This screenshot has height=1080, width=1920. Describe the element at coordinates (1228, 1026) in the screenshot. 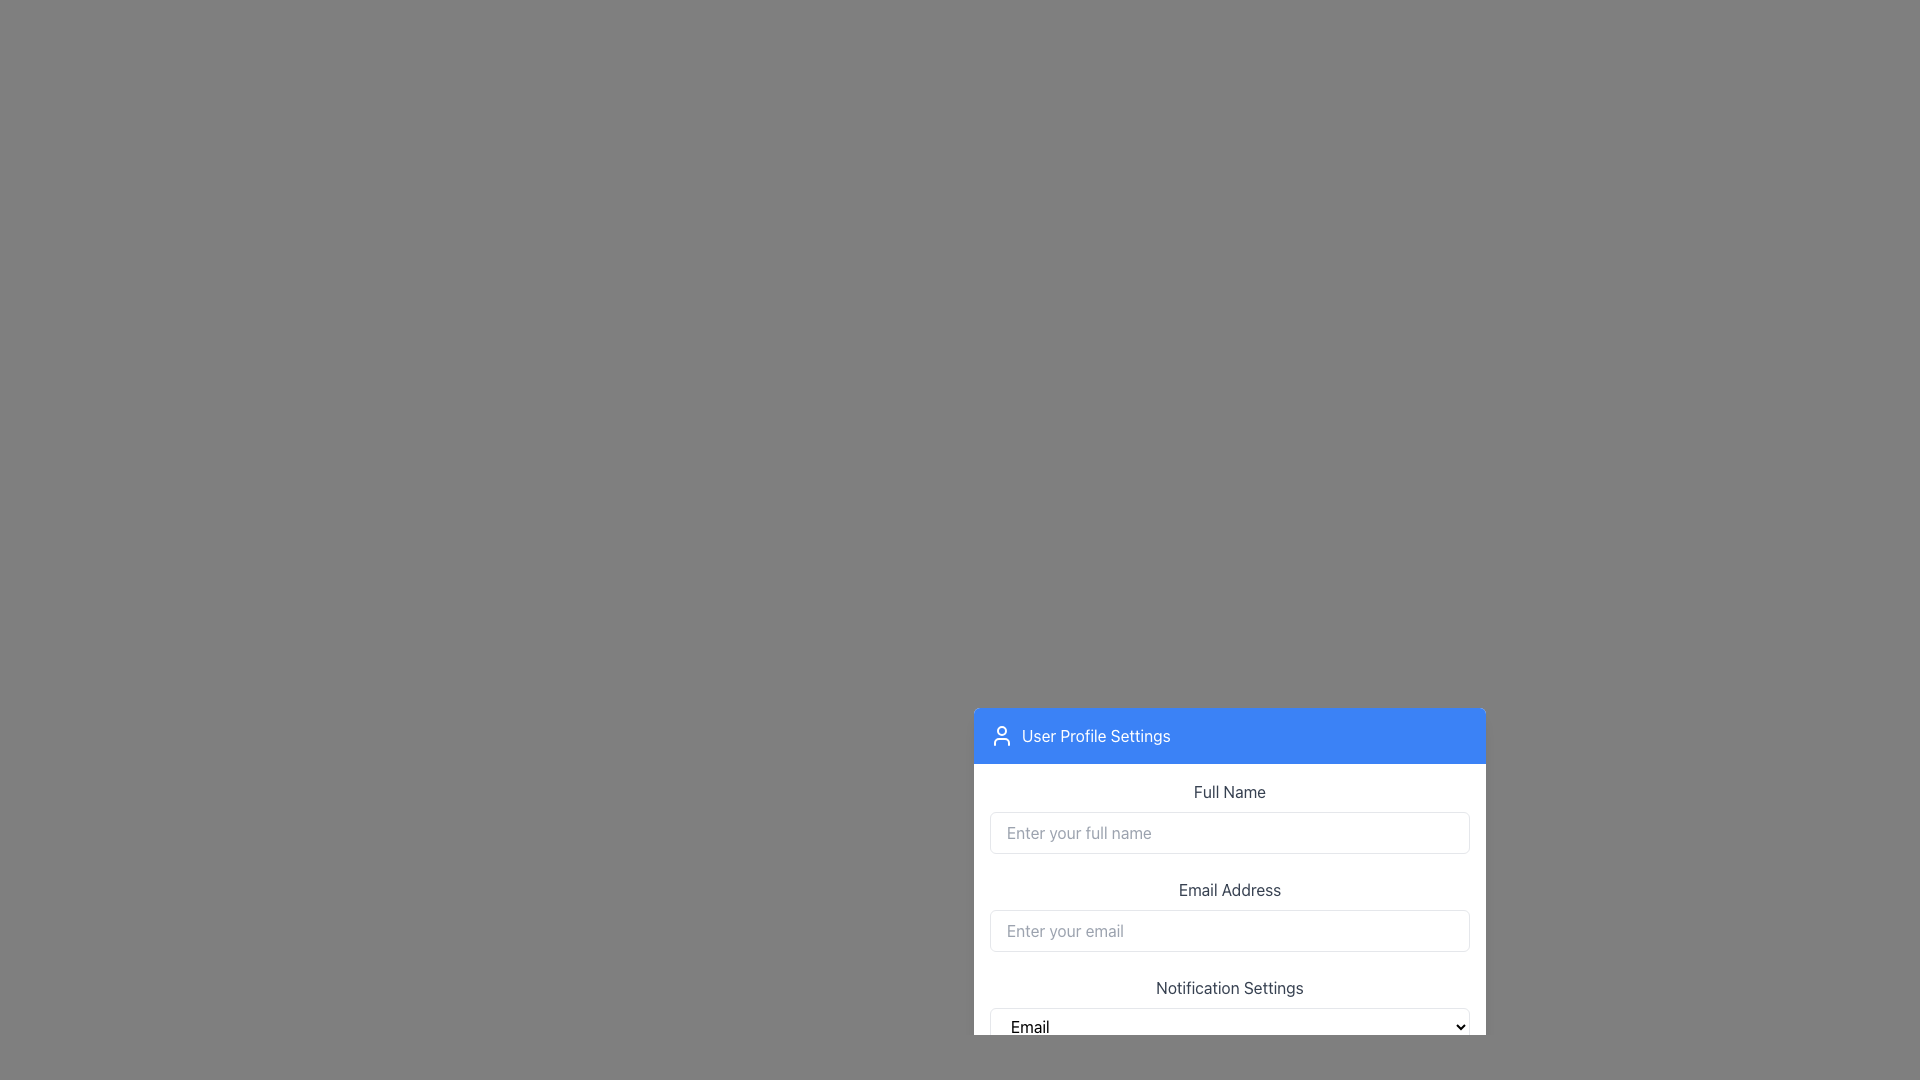

I see `the Dropdown menu for selecting notification methods located beneath 'Notification Settings'` at that location.